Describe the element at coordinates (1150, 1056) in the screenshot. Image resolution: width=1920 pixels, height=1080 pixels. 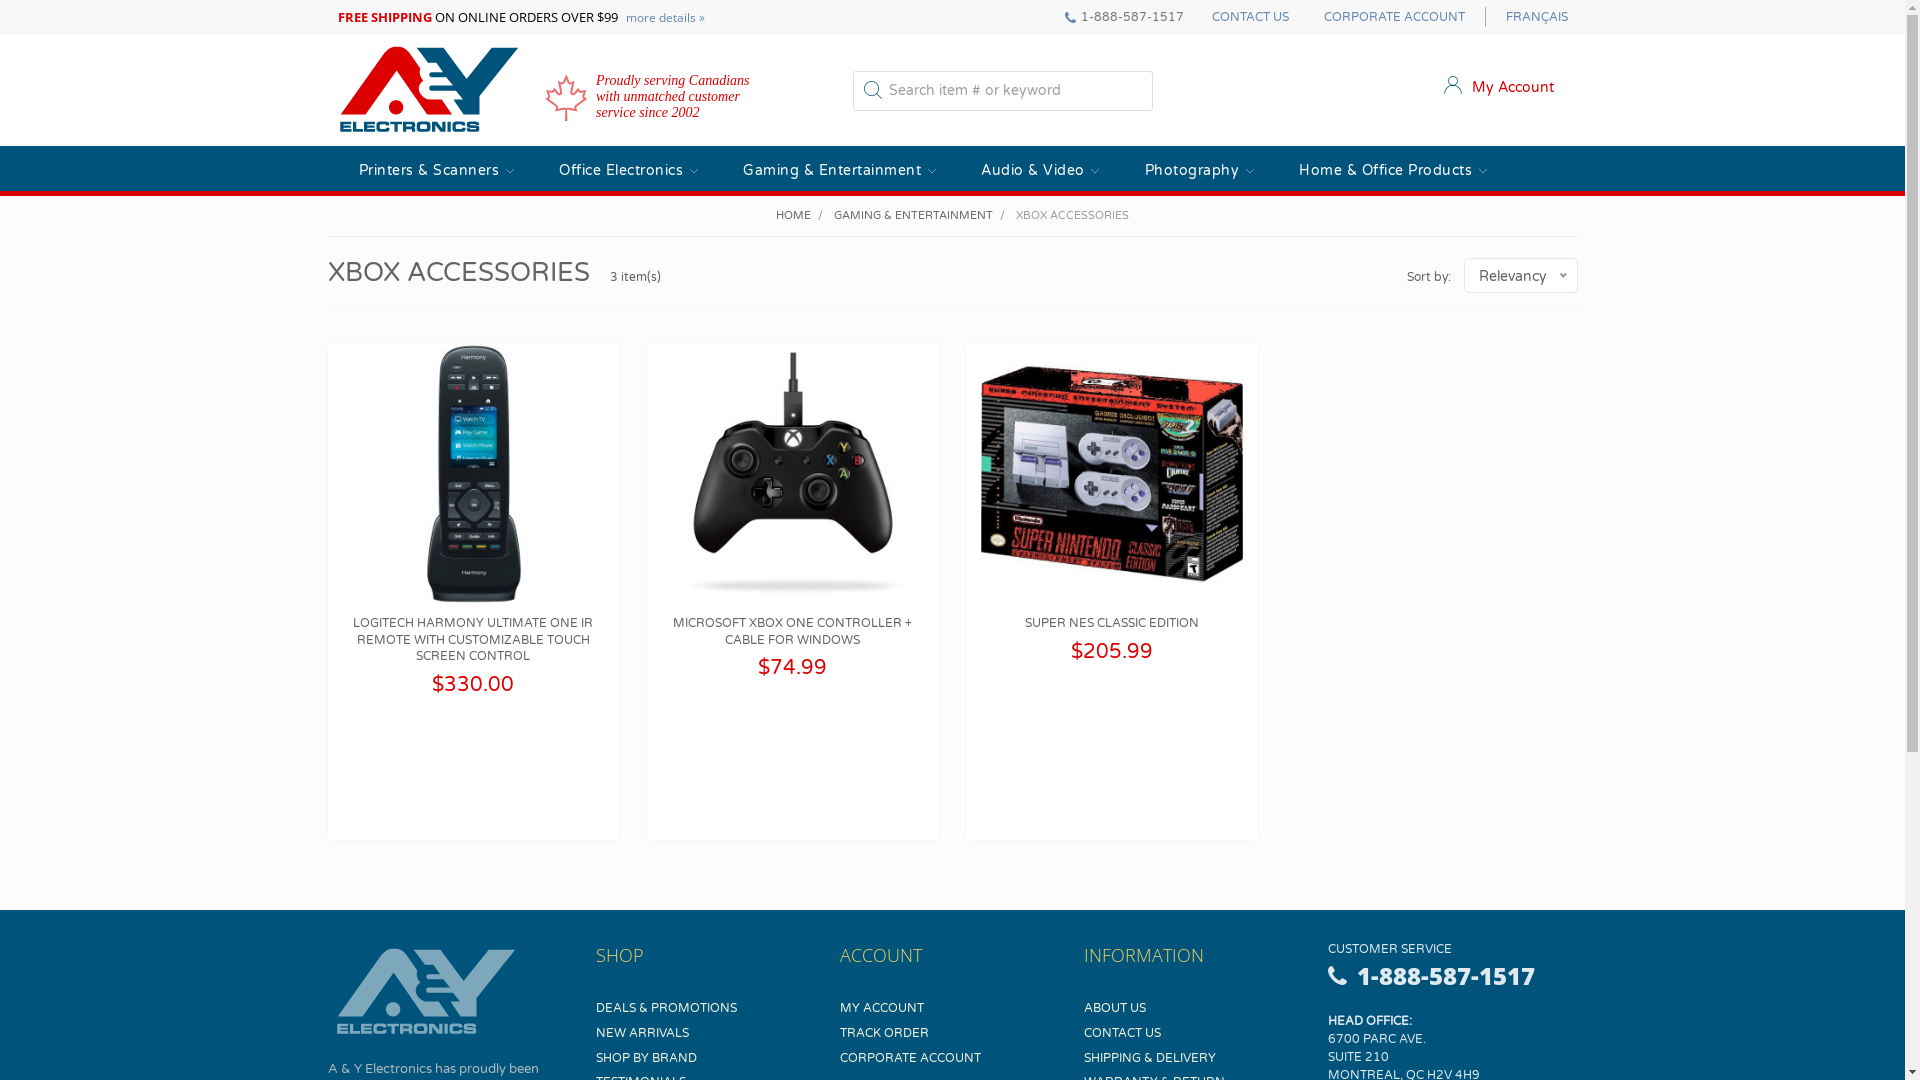
I see `'SHIPPING & DELIVERY'` at that location.